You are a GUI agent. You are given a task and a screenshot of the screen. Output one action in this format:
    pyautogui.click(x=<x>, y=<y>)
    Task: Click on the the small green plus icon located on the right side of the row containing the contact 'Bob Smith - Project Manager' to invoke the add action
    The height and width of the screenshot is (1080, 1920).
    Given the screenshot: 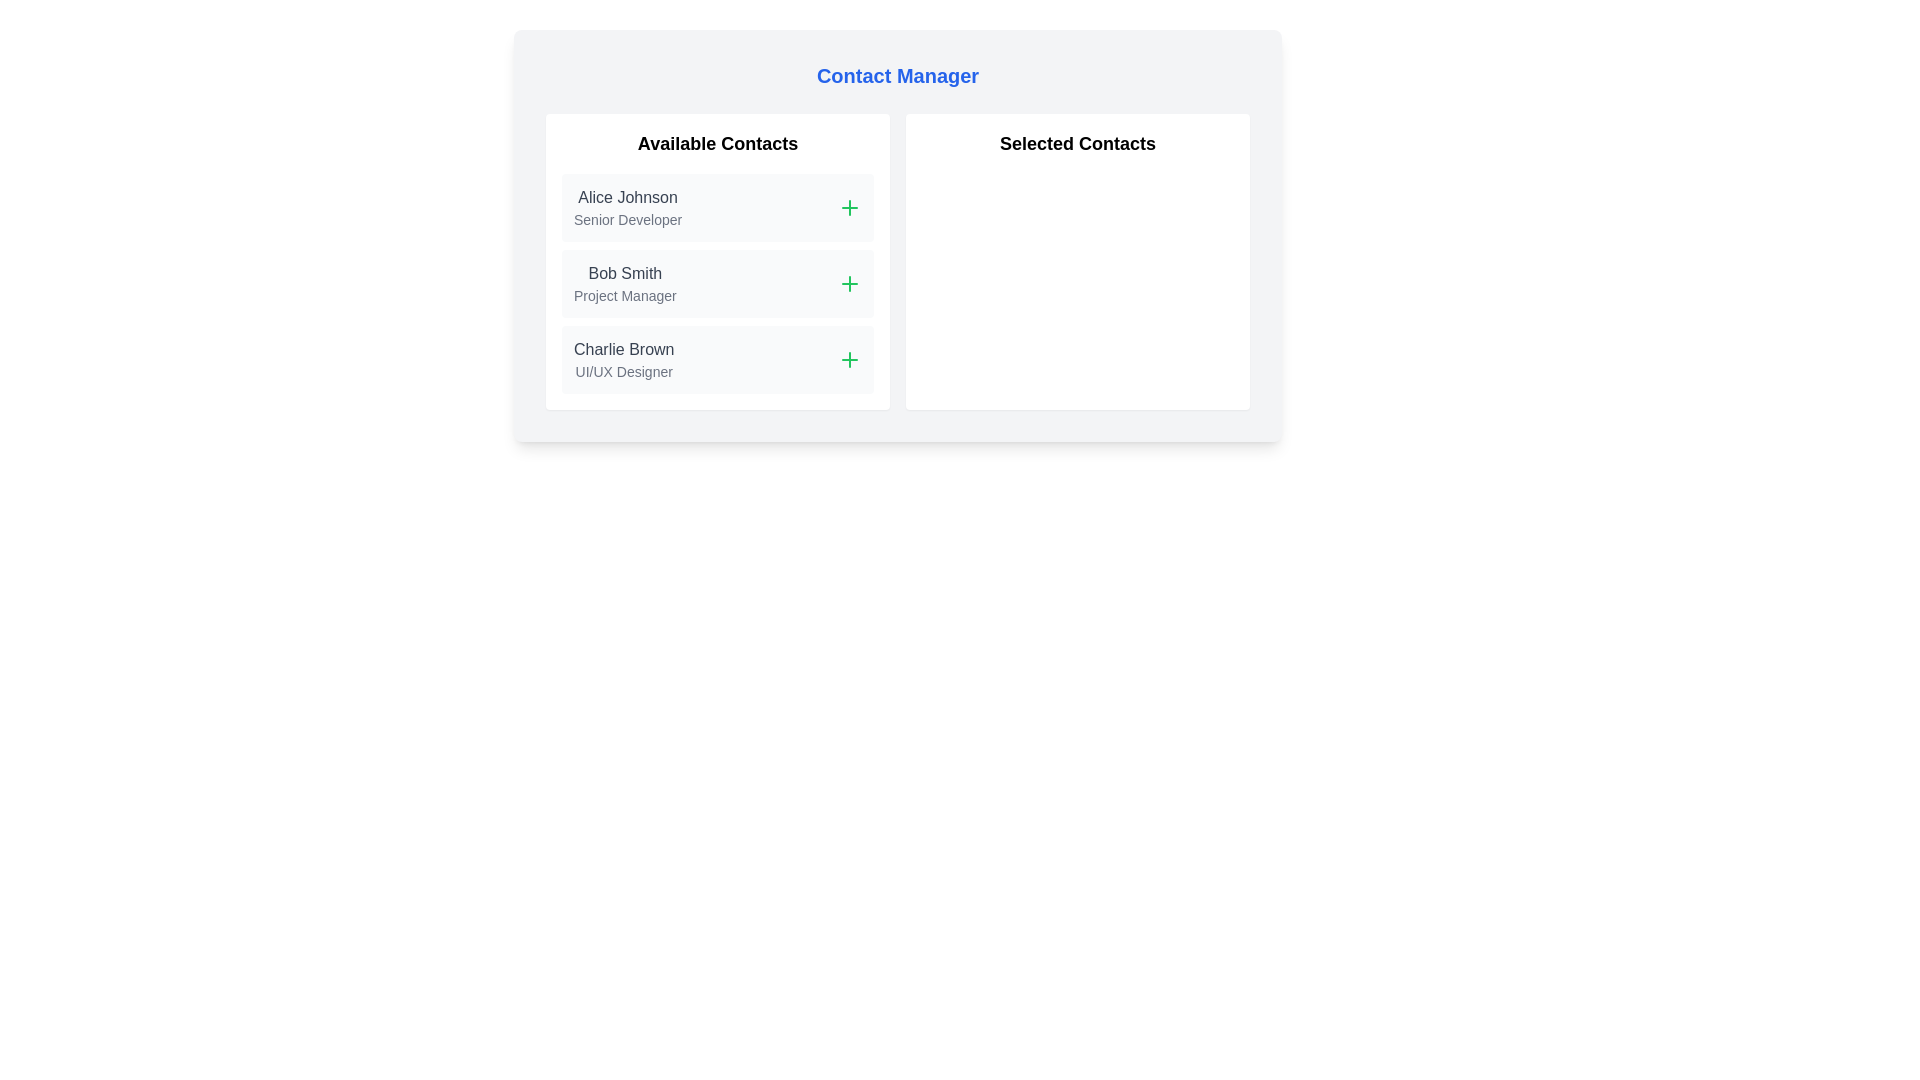 What is the action you would take?
    pyautogui.click(x=849, y=284)
    